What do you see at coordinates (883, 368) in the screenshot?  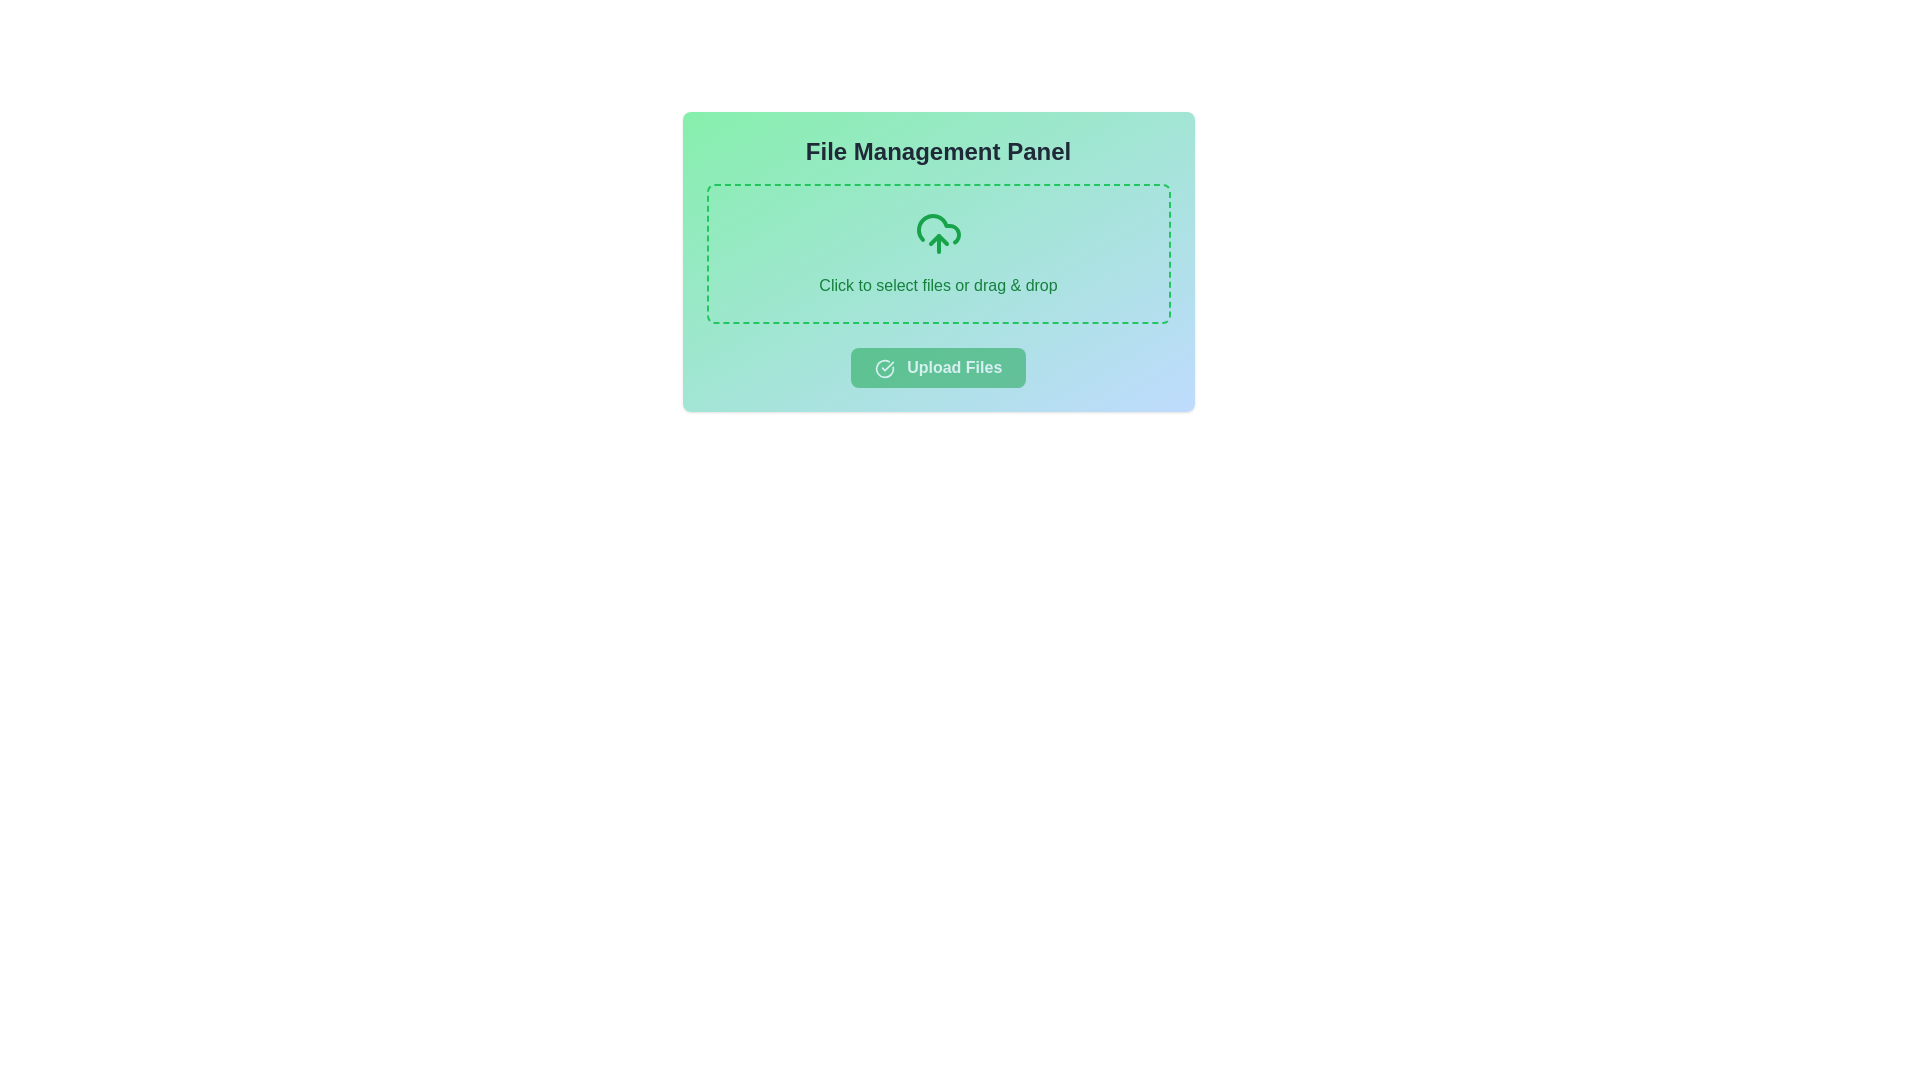 I see `the visual style of the circular green icon featuring a check mark, which is located to the left of the 'Upload Files' button text` at bounding box center [883, 368].